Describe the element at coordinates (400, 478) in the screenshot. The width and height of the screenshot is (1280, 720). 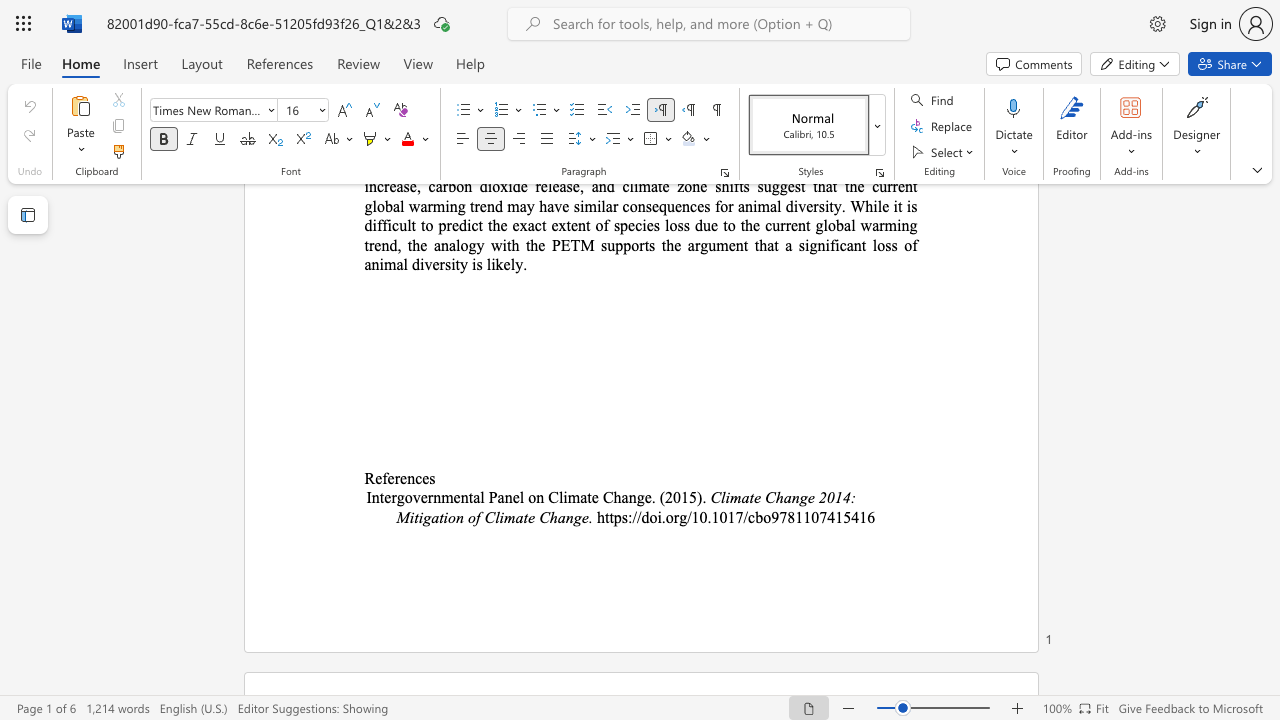
I see `the subset text "en" within the text "References"` at that location.